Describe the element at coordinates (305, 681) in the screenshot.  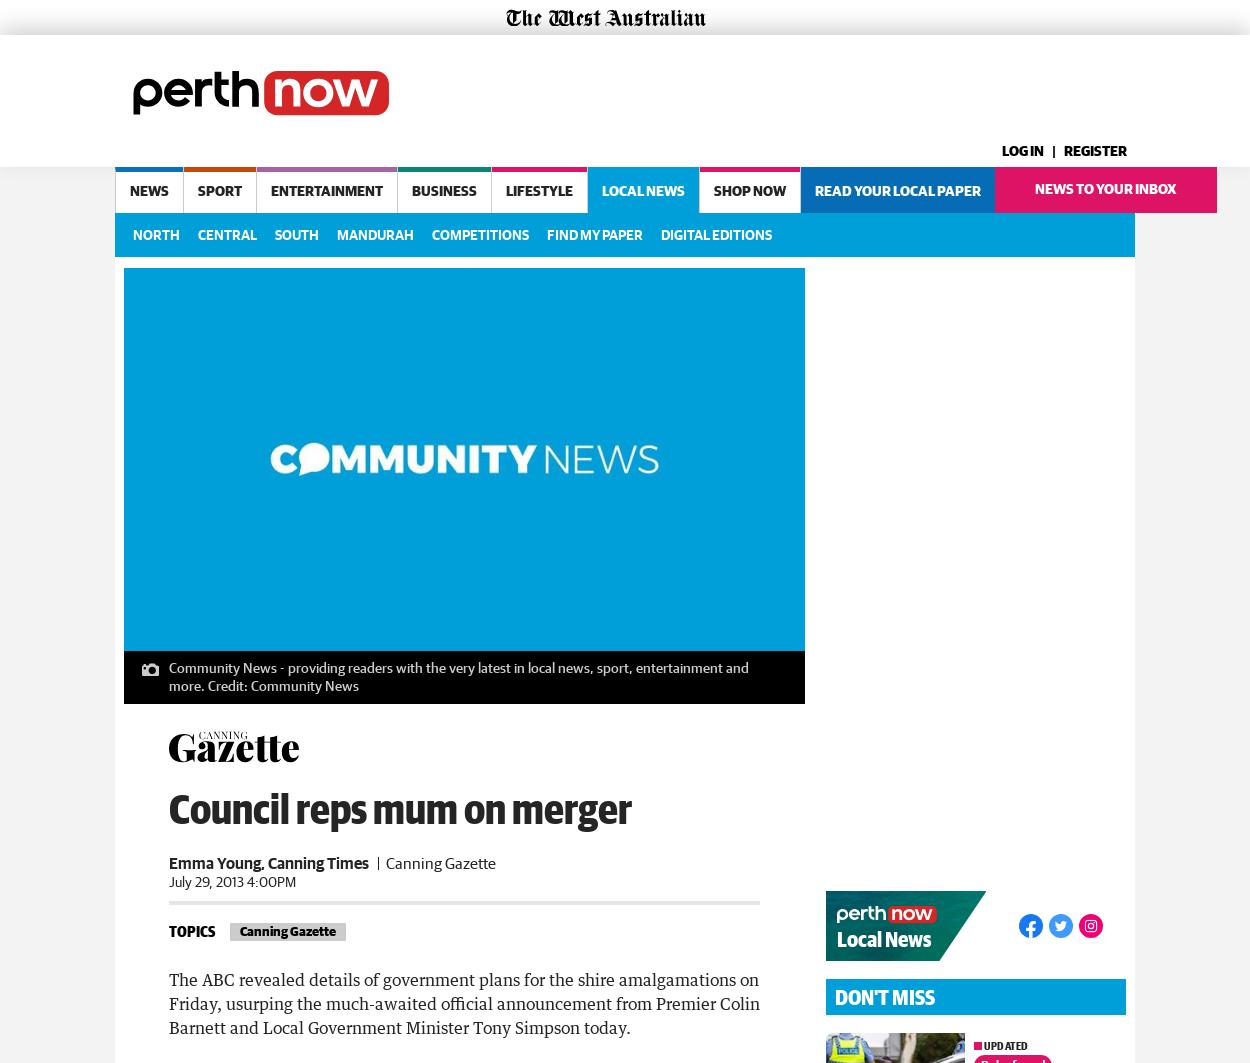
I see `'Community News'` at that location.